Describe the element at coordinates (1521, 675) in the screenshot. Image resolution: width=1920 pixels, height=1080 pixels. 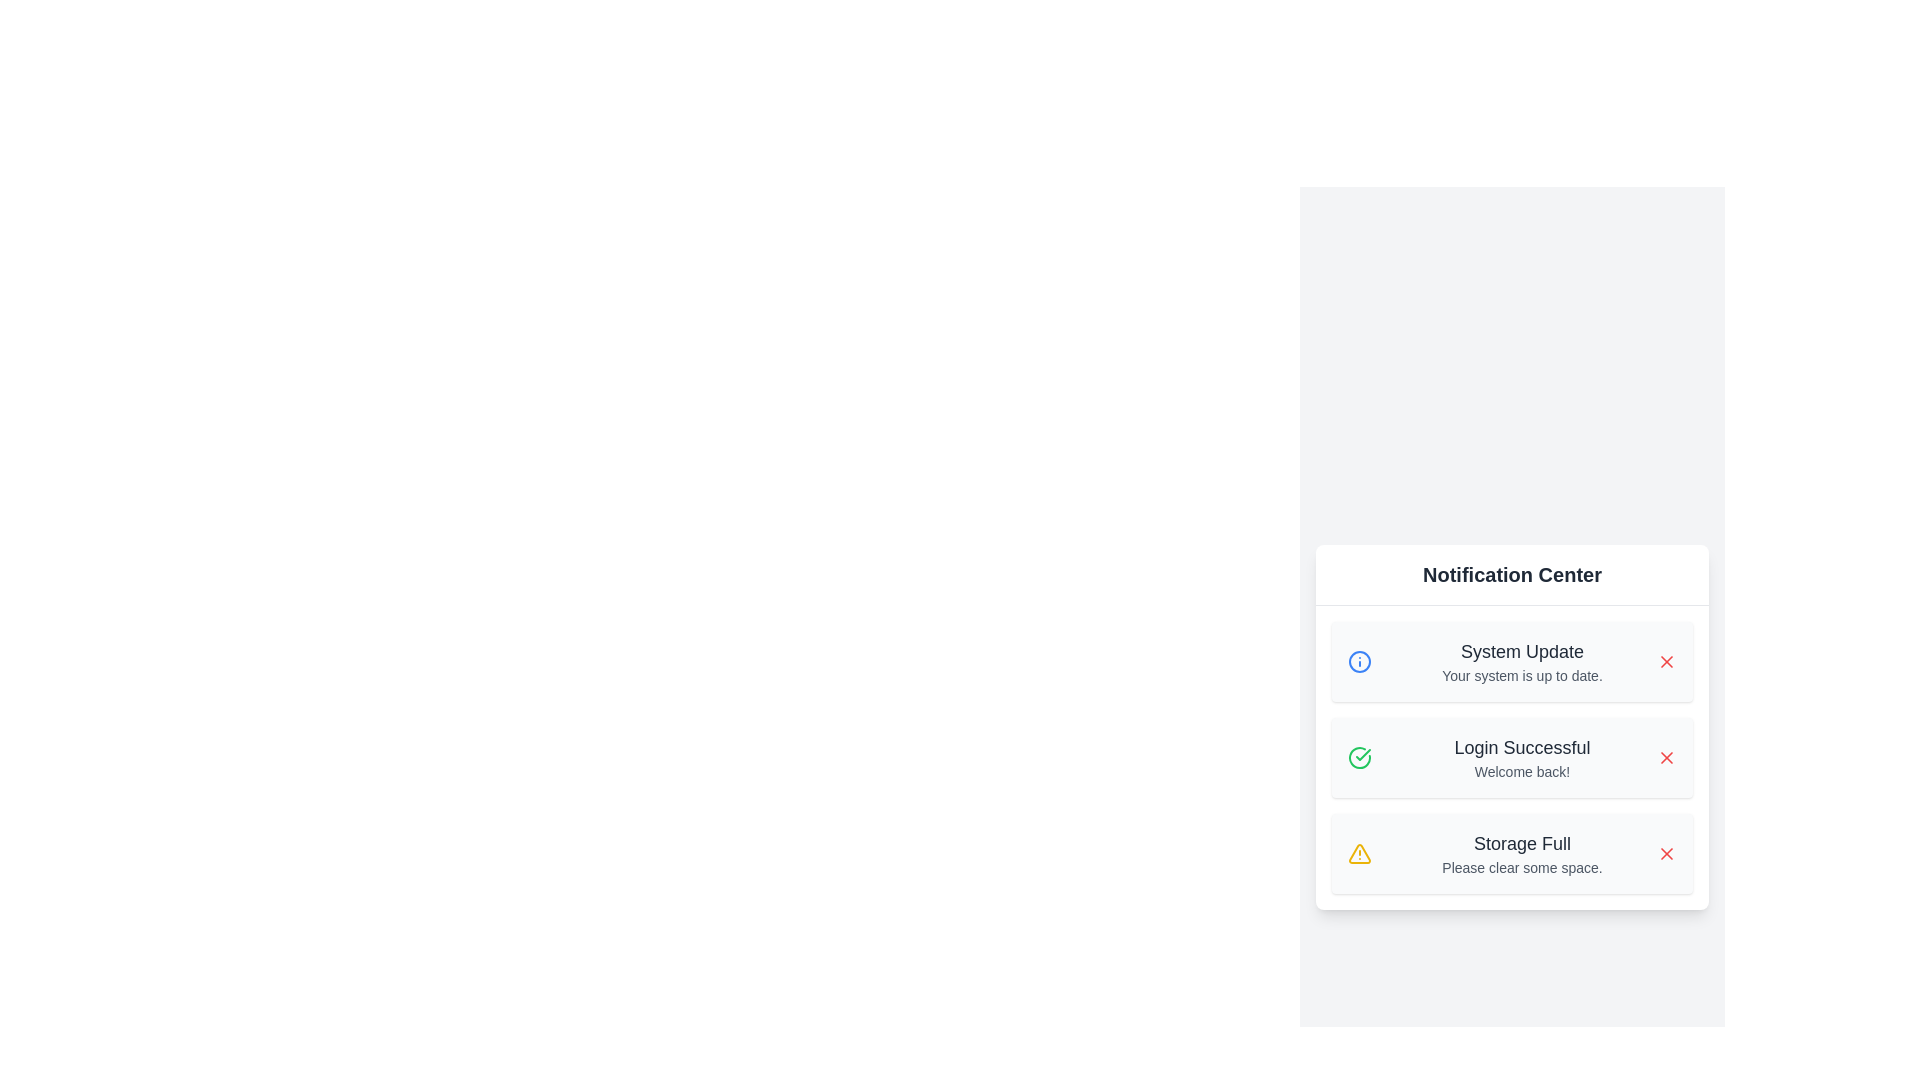
I see `the text label that reads 'Your system is up to date.' which is located below the 'System Update' text in the Notification Center` at that location.